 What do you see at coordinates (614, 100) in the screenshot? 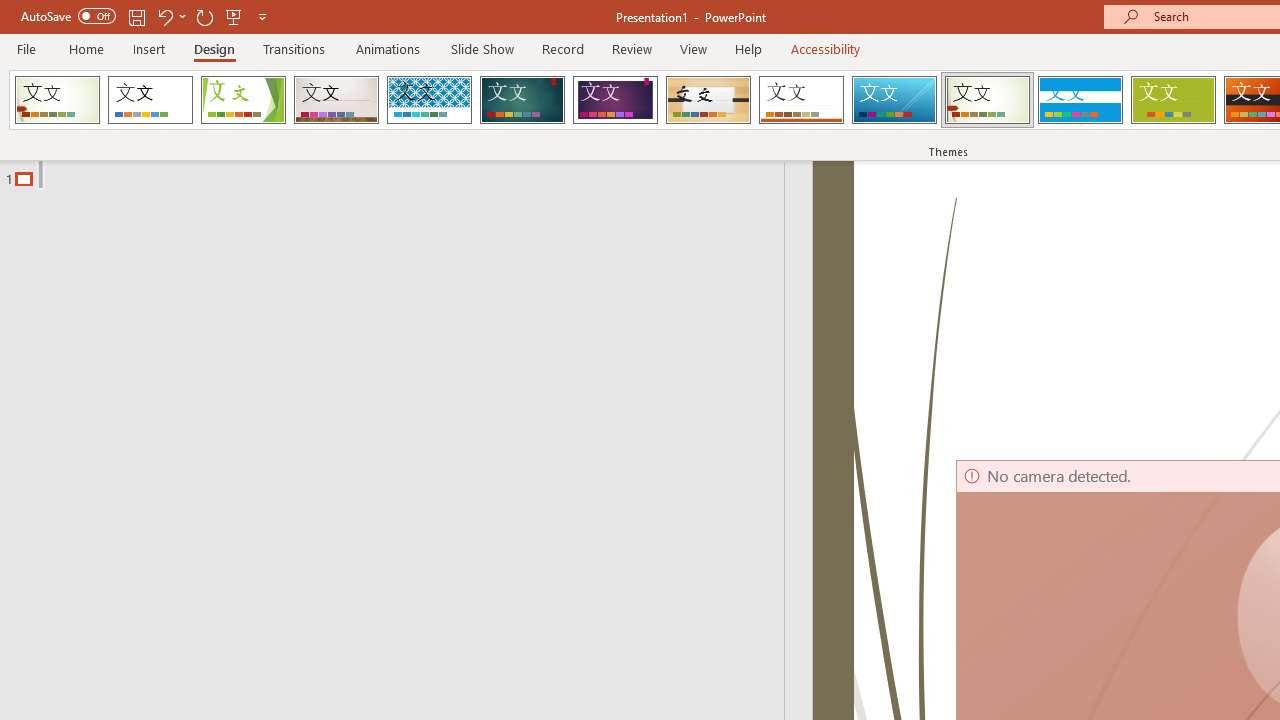
I see `'Ion Boardroom'` at bounding box center [614, 100].